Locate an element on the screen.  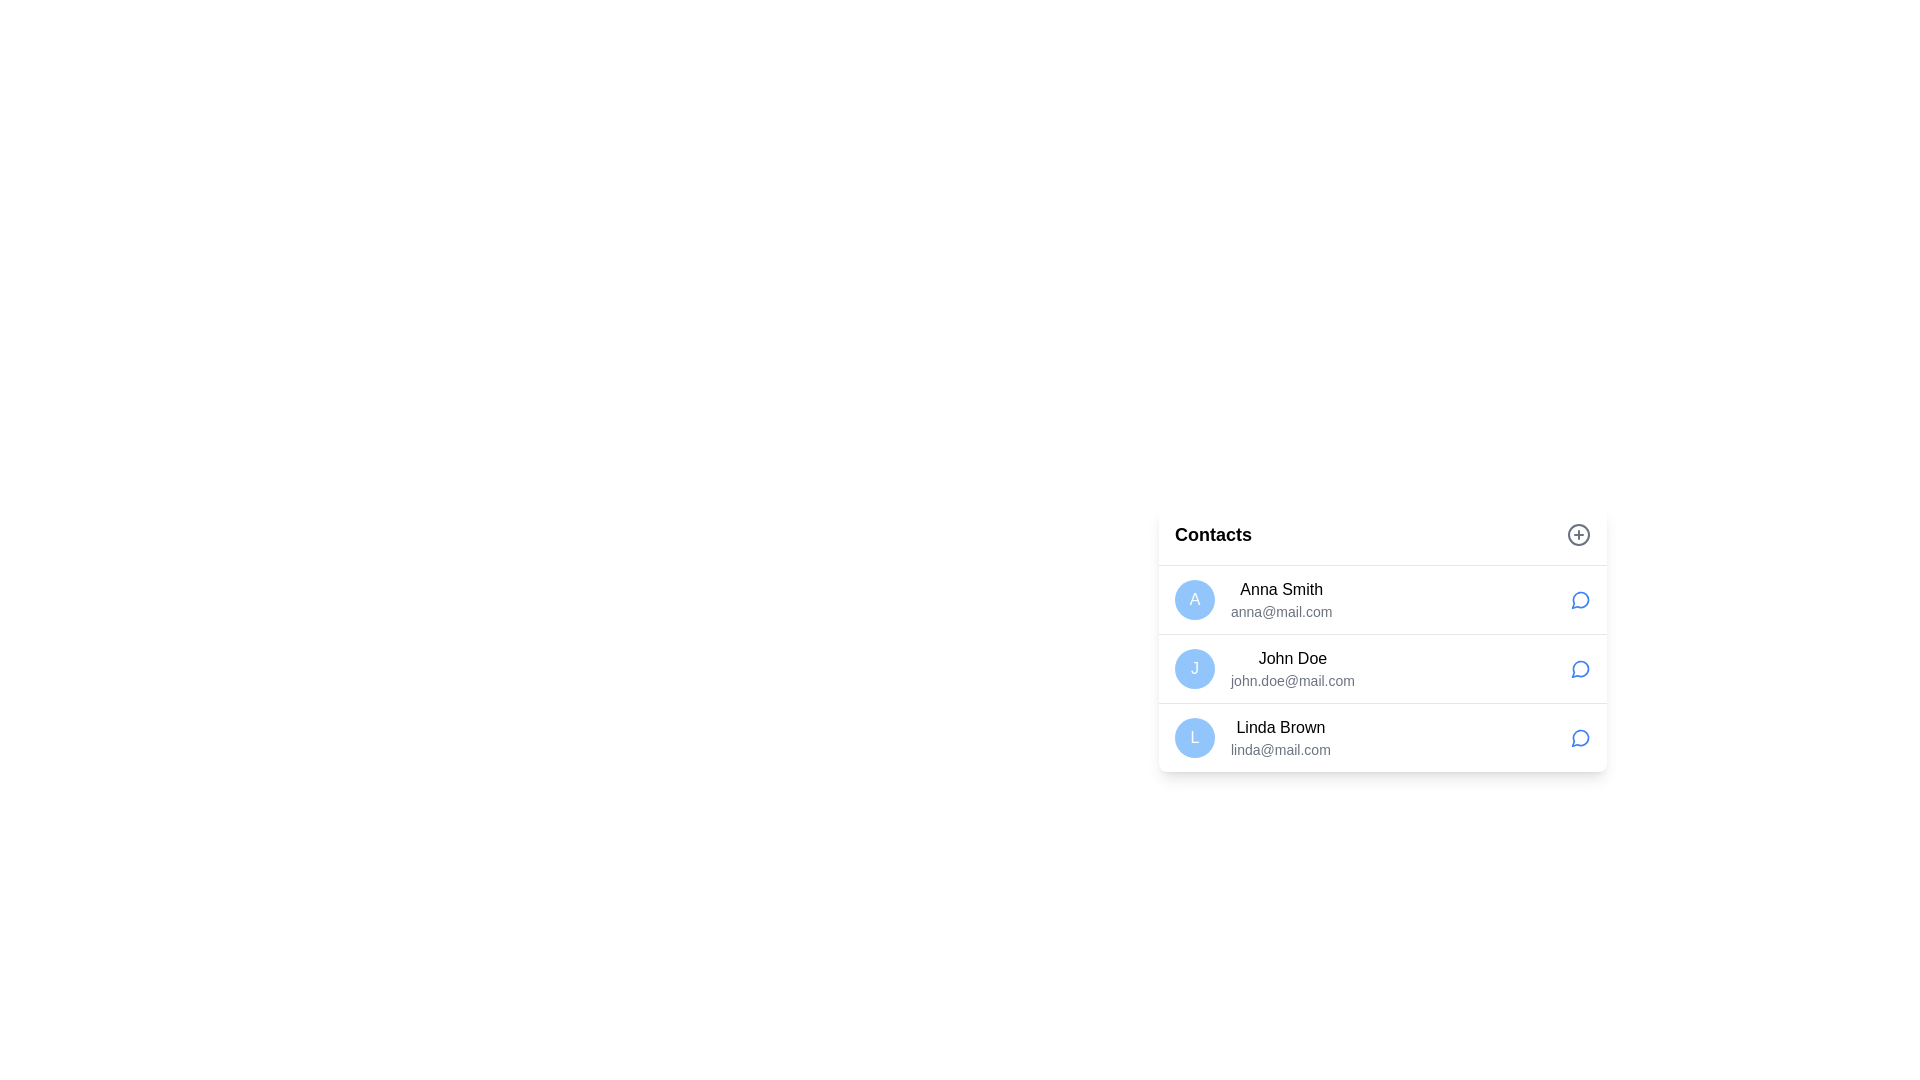
the circular boundary decoration of the add contact button located at the top-right corner of the contacts list interface is located at coordinates (1578, 534).